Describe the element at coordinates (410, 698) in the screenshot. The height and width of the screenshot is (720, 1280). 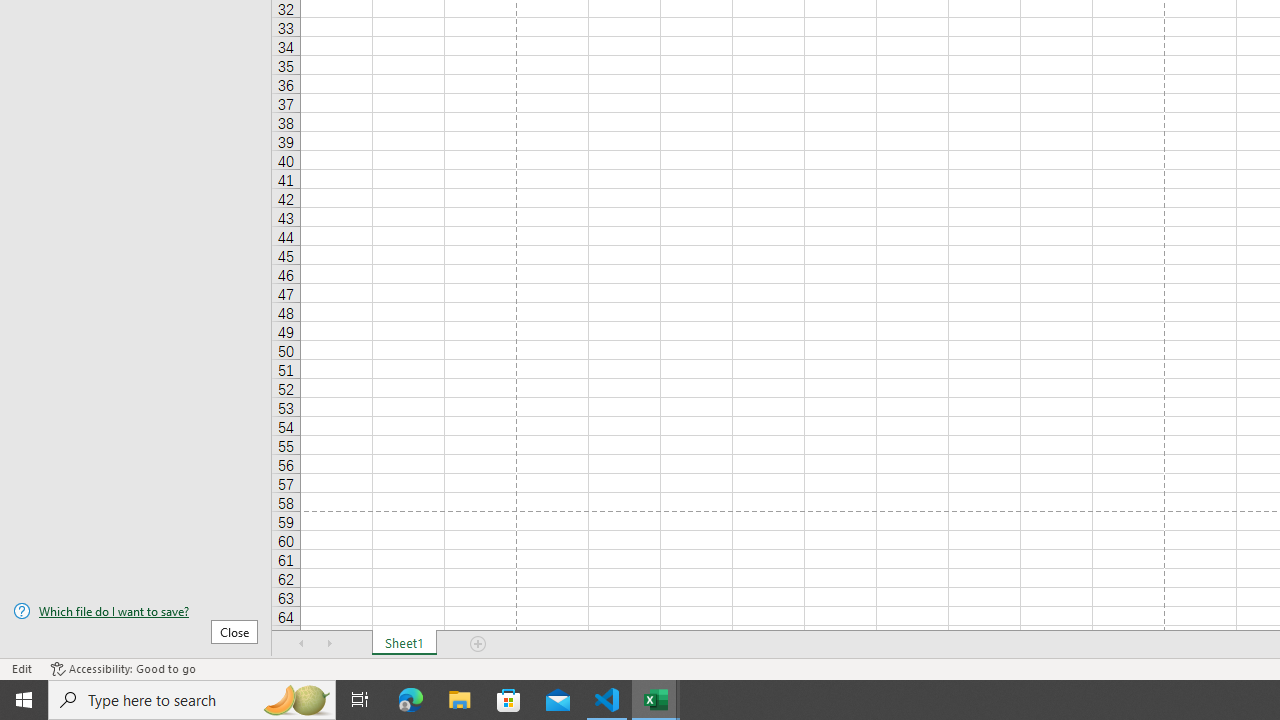
I see `'Microsoft Edge'` at that location.